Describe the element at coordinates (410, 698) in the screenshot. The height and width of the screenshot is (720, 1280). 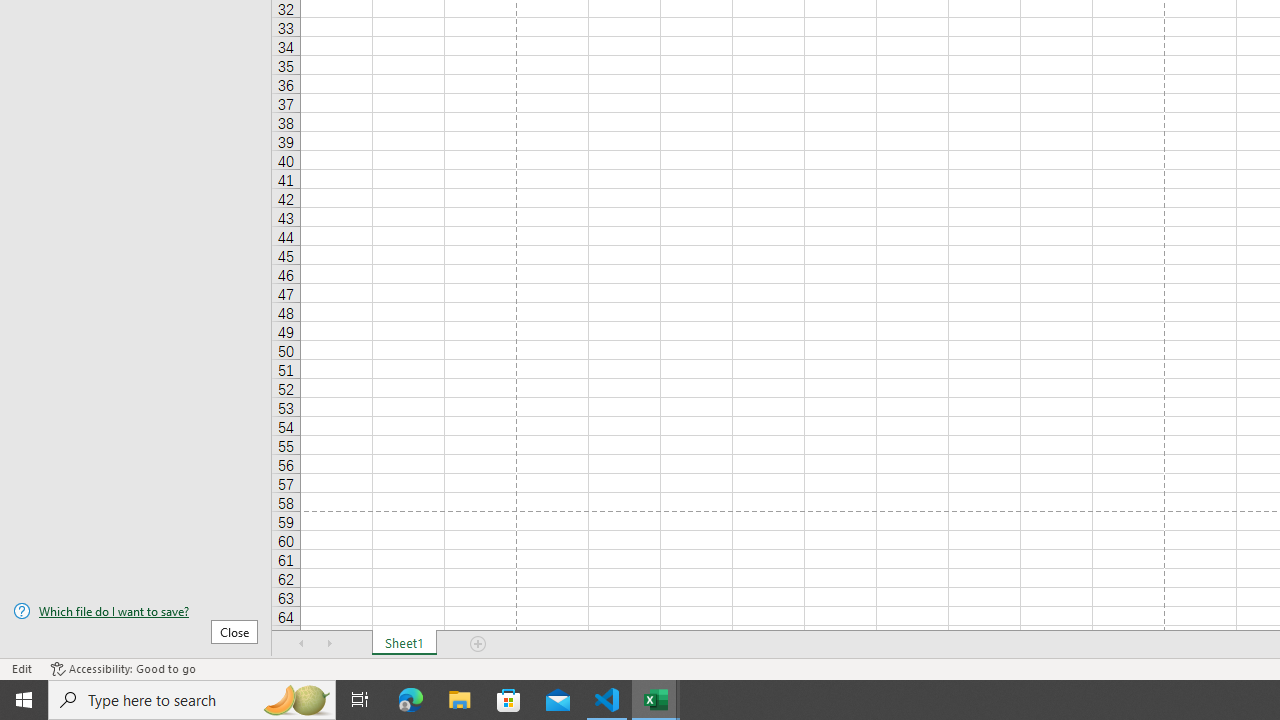
I see `'Microsoft Edge'` at that location.